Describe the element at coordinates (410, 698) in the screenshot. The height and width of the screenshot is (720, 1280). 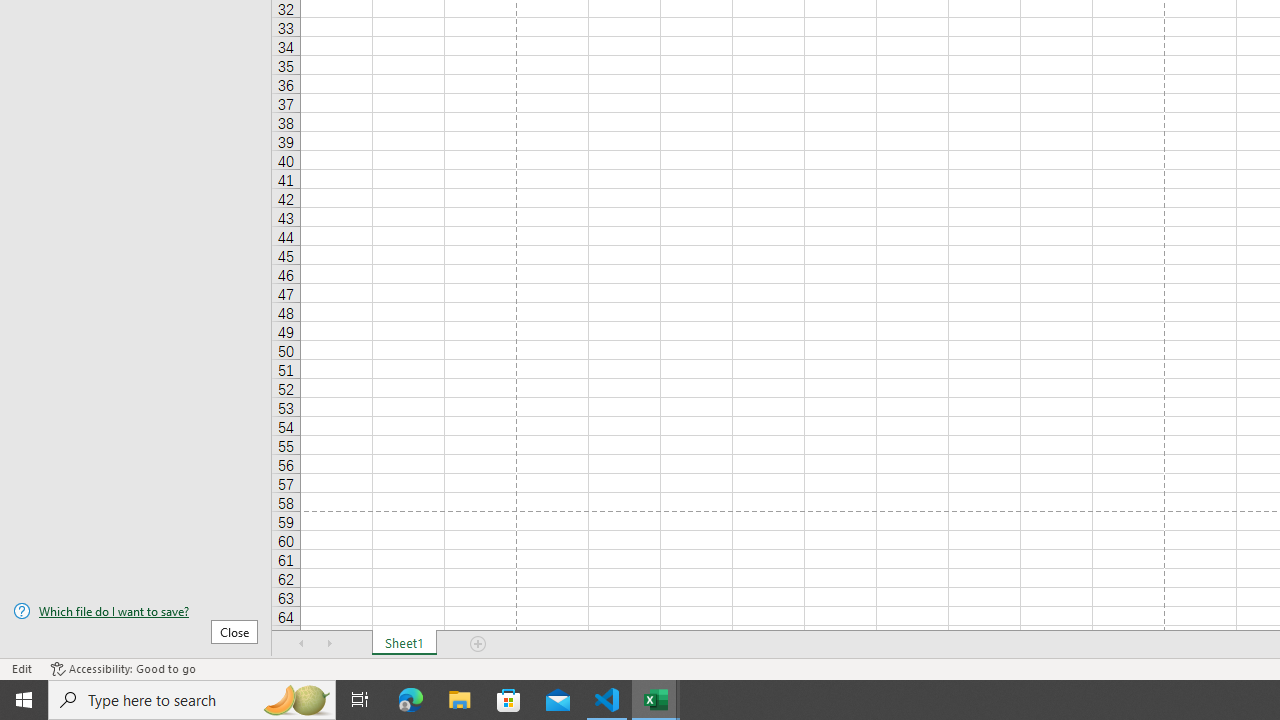
I see `'Microsoft Edge'` at that location.